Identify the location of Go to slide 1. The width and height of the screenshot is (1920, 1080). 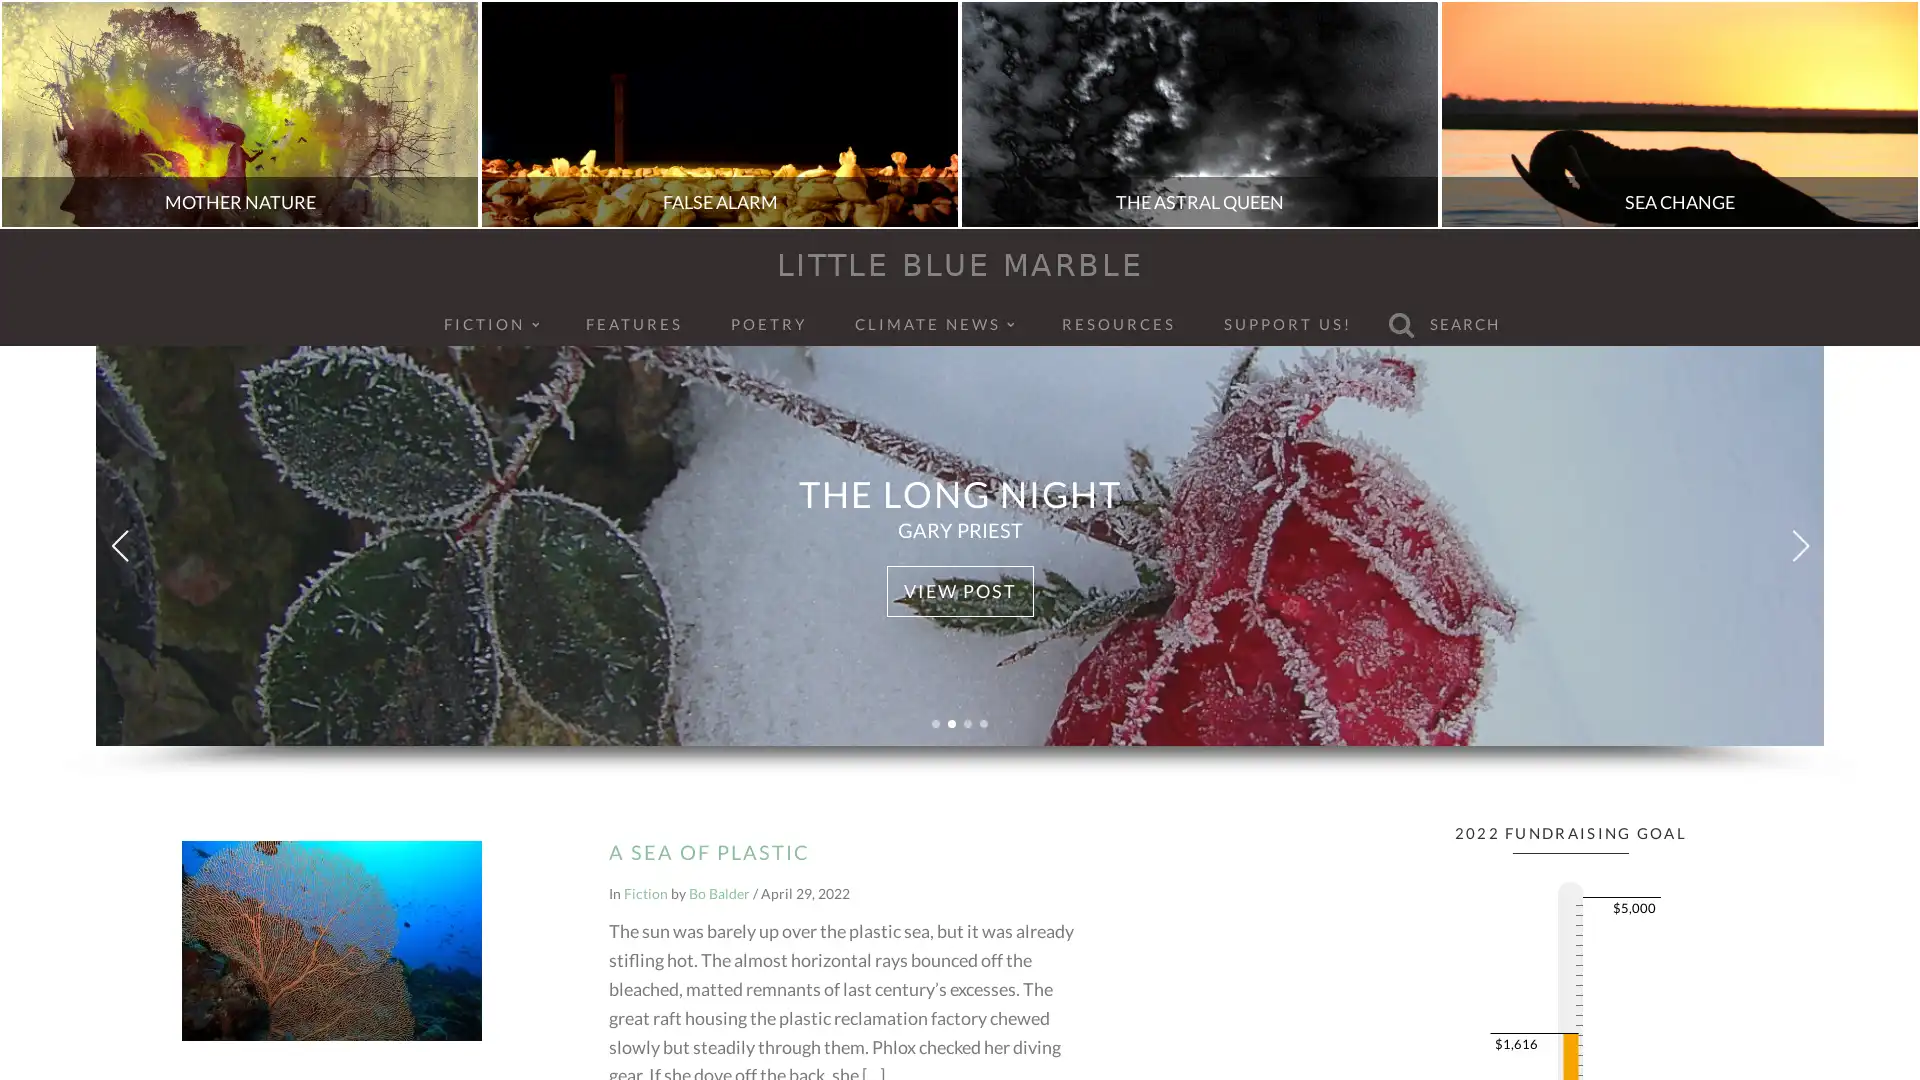
(935, 724).